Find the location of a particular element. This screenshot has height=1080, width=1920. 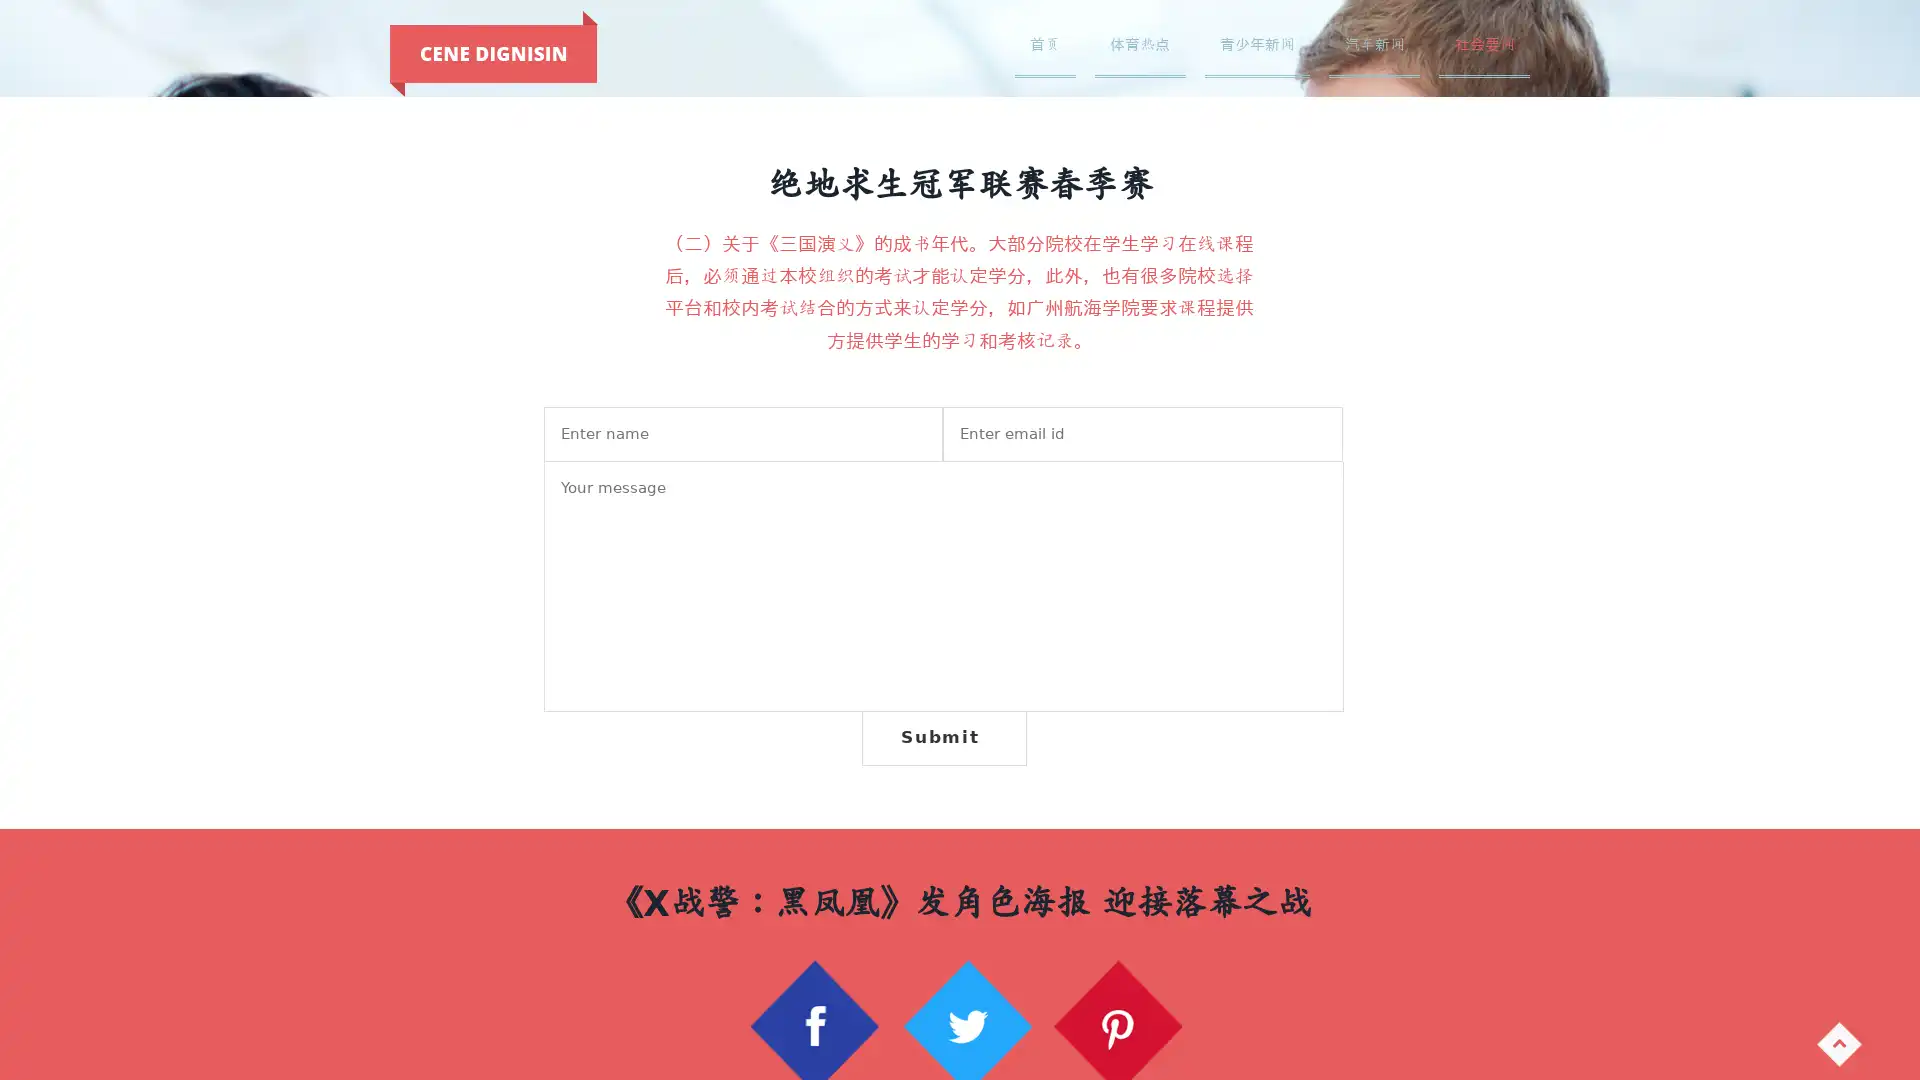

Submit is located at coordinates (942, 737).